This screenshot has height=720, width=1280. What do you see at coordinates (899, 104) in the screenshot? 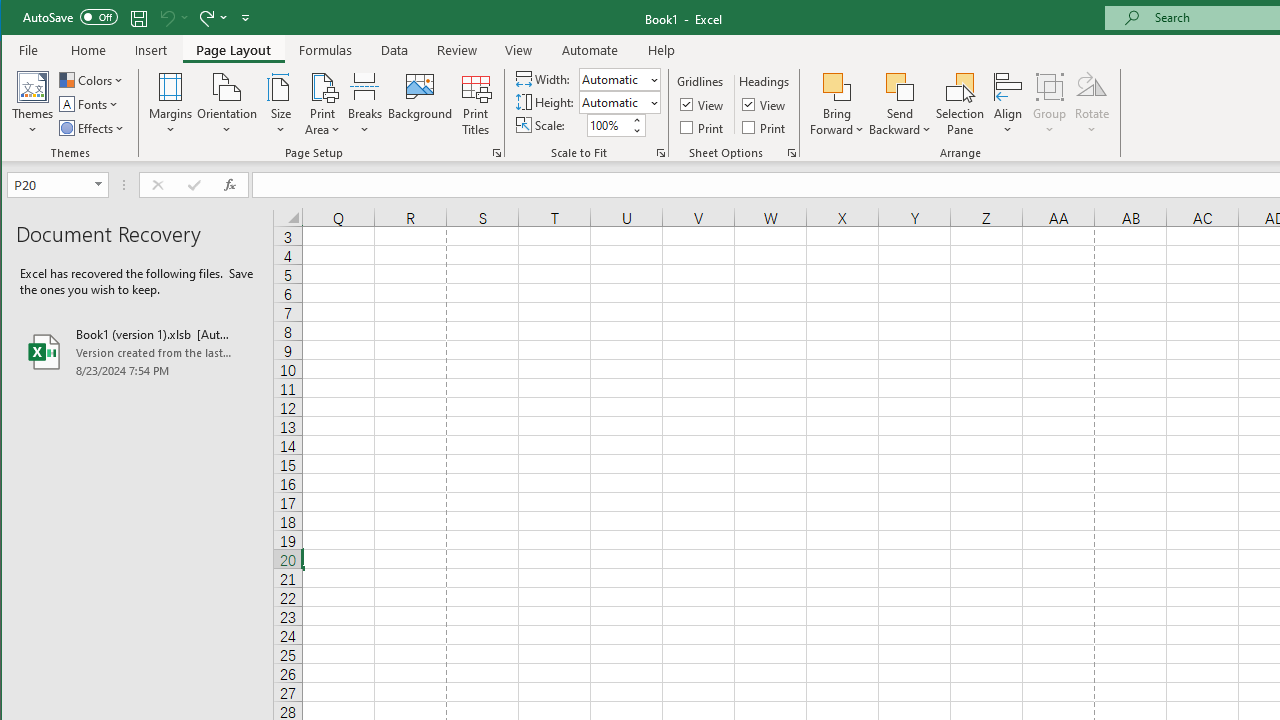
I see `'Send Backward'` at bounding box center [899, 104].